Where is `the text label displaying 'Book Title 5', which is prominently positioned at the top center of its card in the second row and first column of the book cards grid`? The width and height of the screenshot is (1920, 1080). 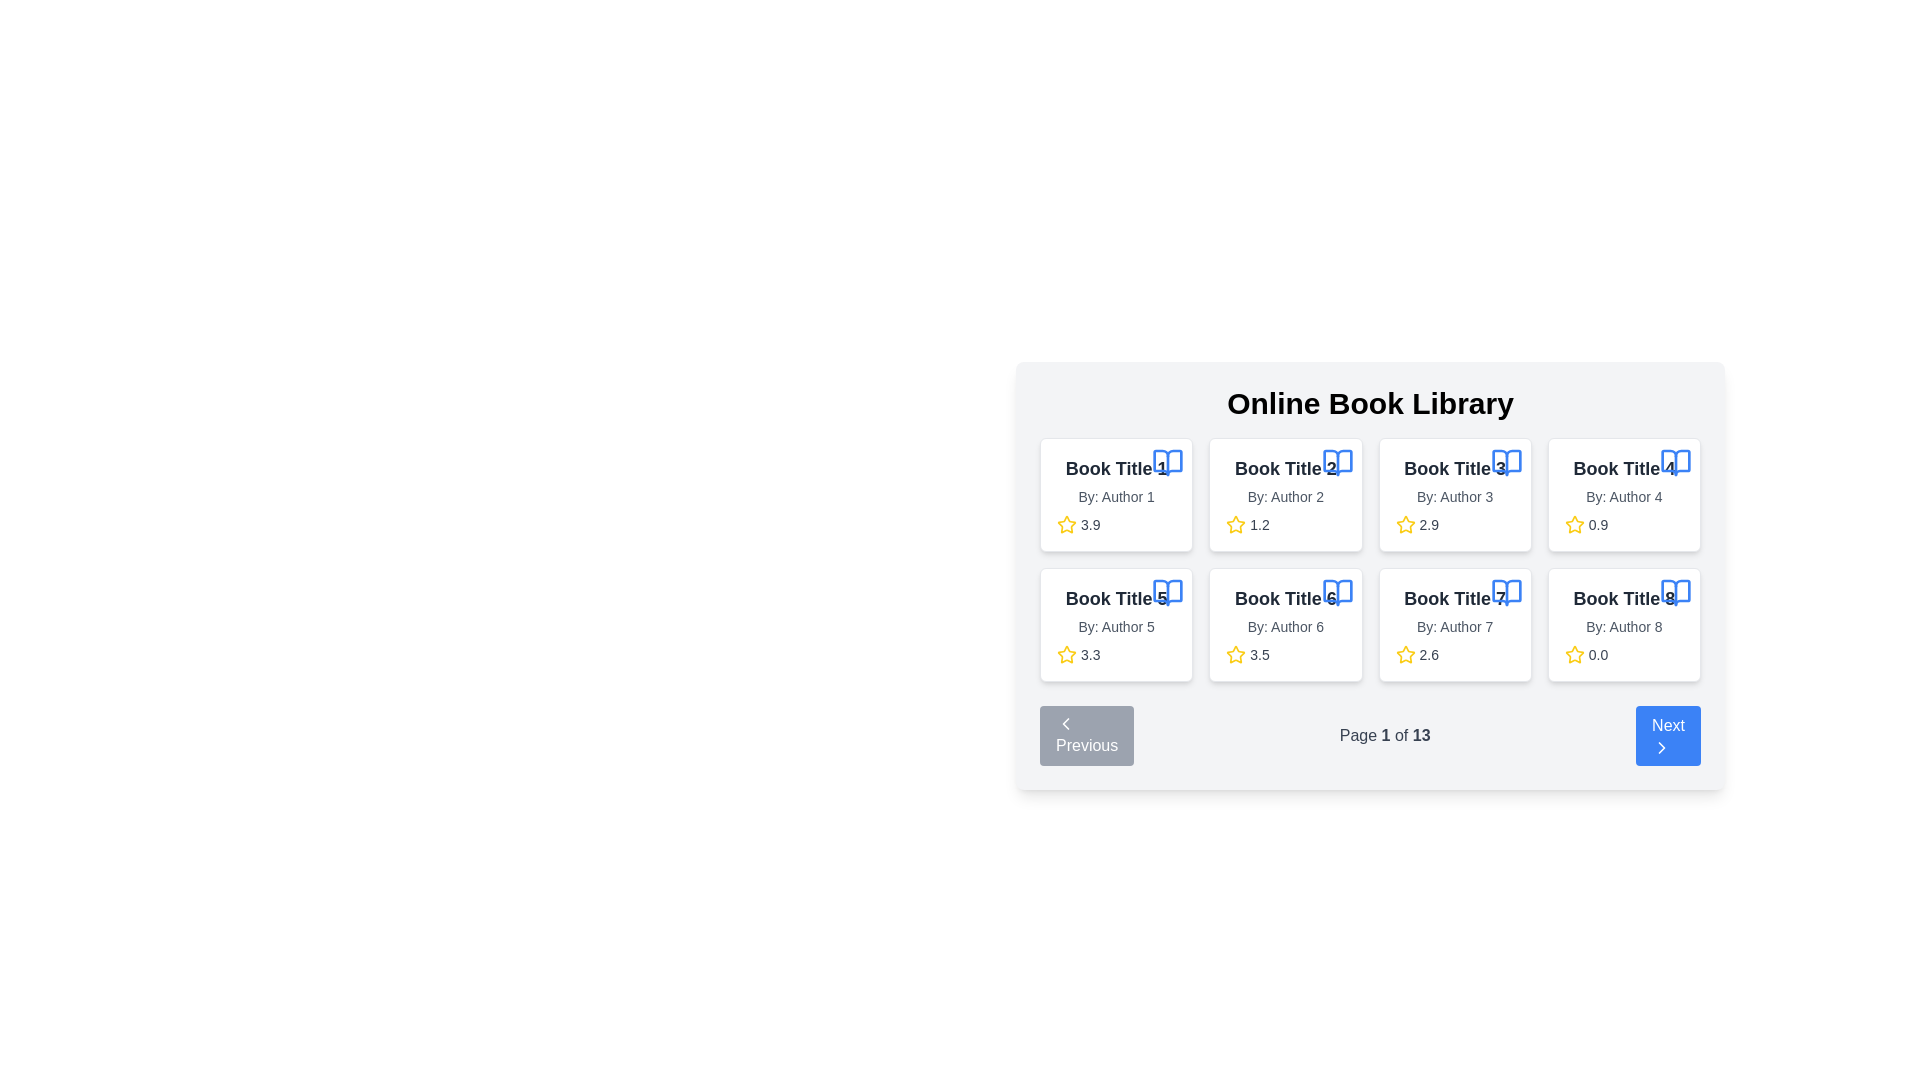
the text label displaying 'Book Title 5', which is prominently positioned at the top center of its card in the second row and first column of the book cards grid is located at coordinates (1115, 597).